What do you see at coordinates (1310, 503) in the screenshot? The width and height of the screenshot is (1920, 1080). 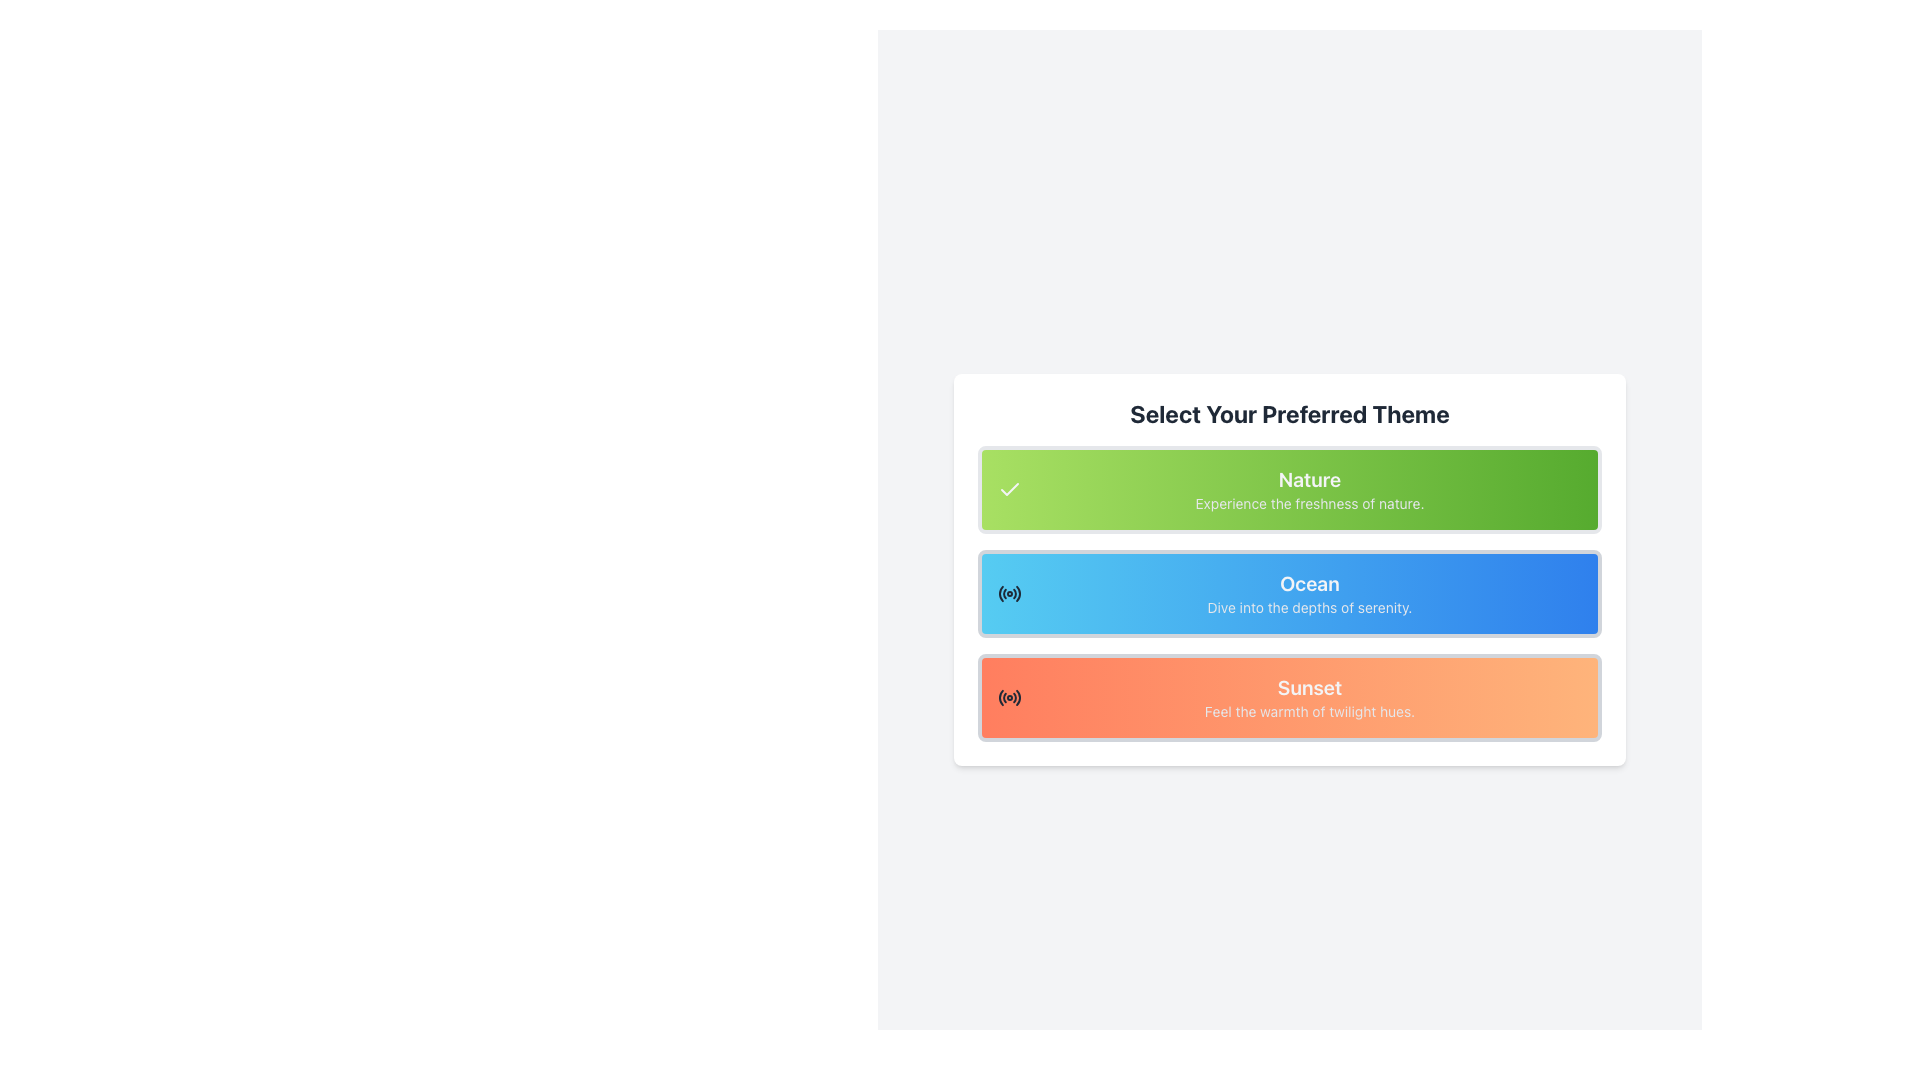 I see `the text label that reads 'Experience the freshness of nature.' which is styled in light gray and positioned below the 'Nature' label` at bounding box center [1310, 503].